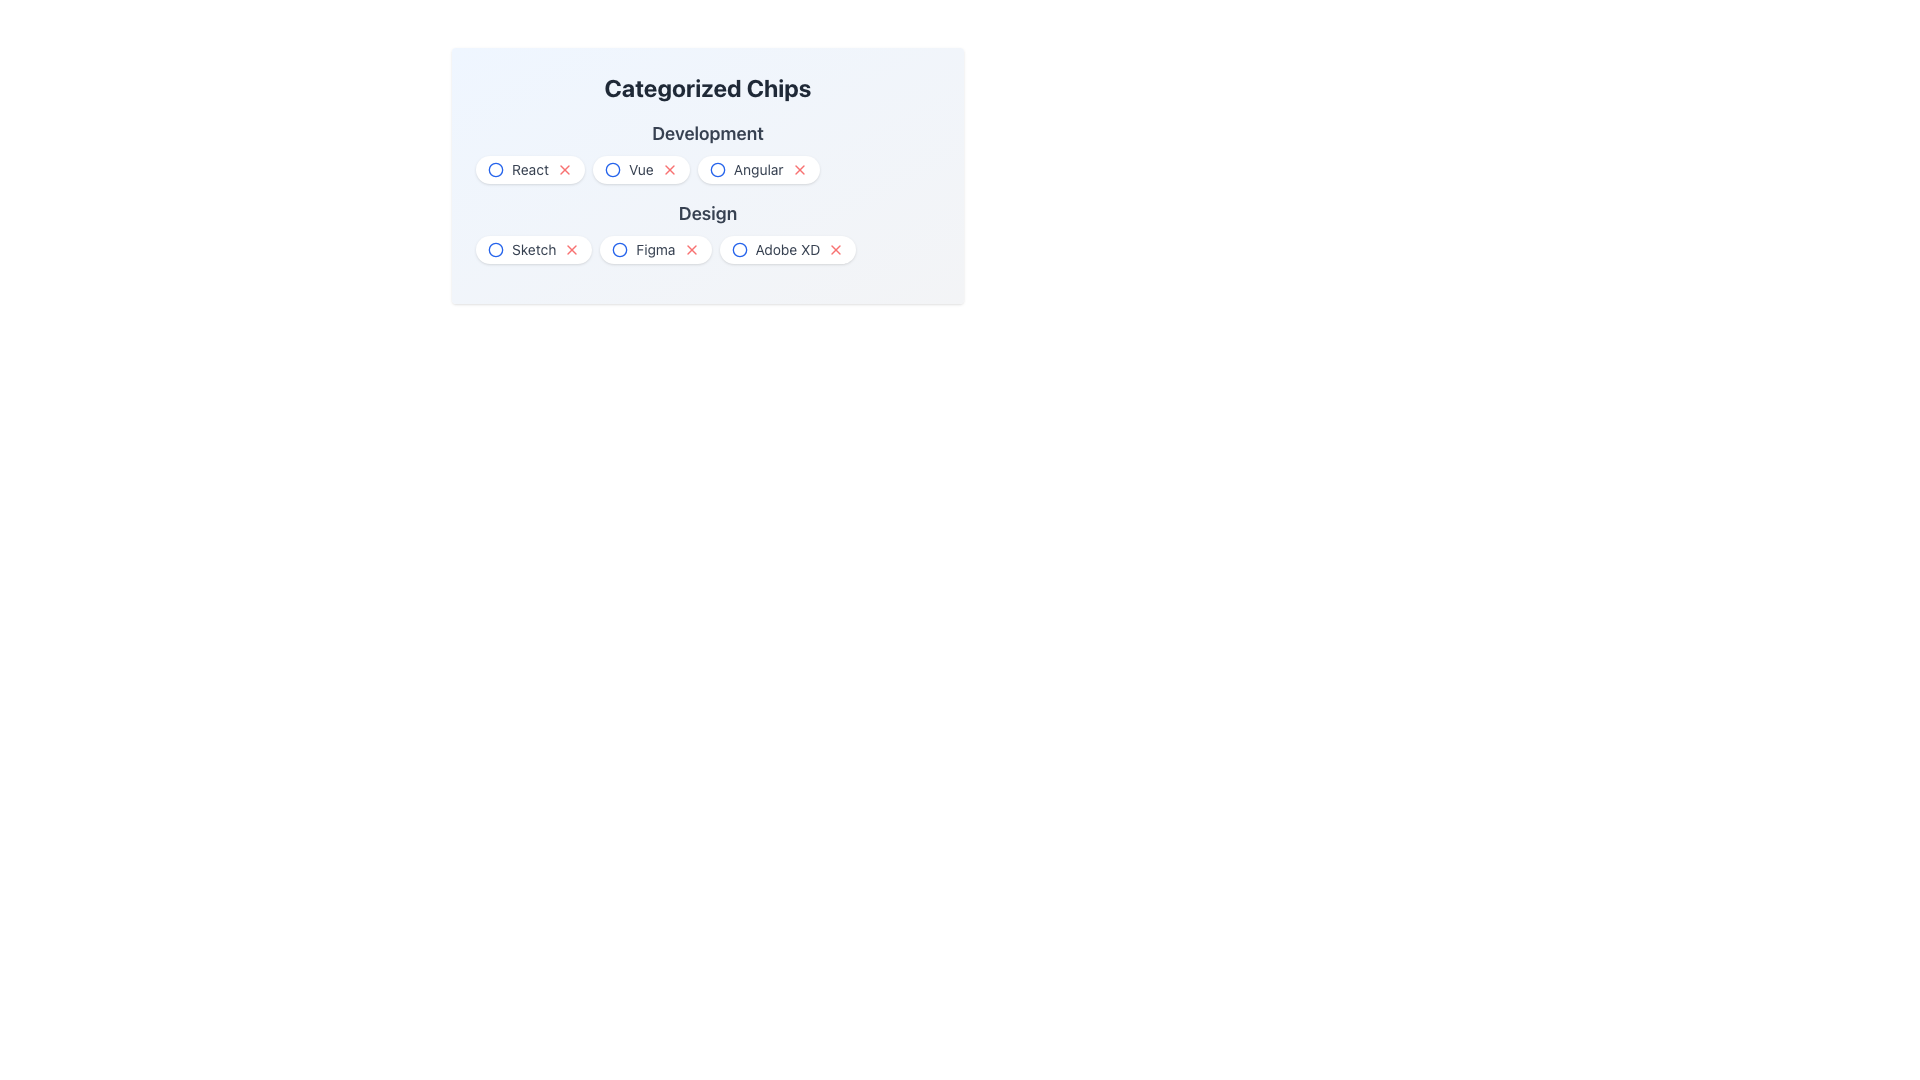 The width and height of the screenshot is (1920, 1080). Describe the element at coordinates (708, 230) in the screenshot. I see `the selection chip` at that location.